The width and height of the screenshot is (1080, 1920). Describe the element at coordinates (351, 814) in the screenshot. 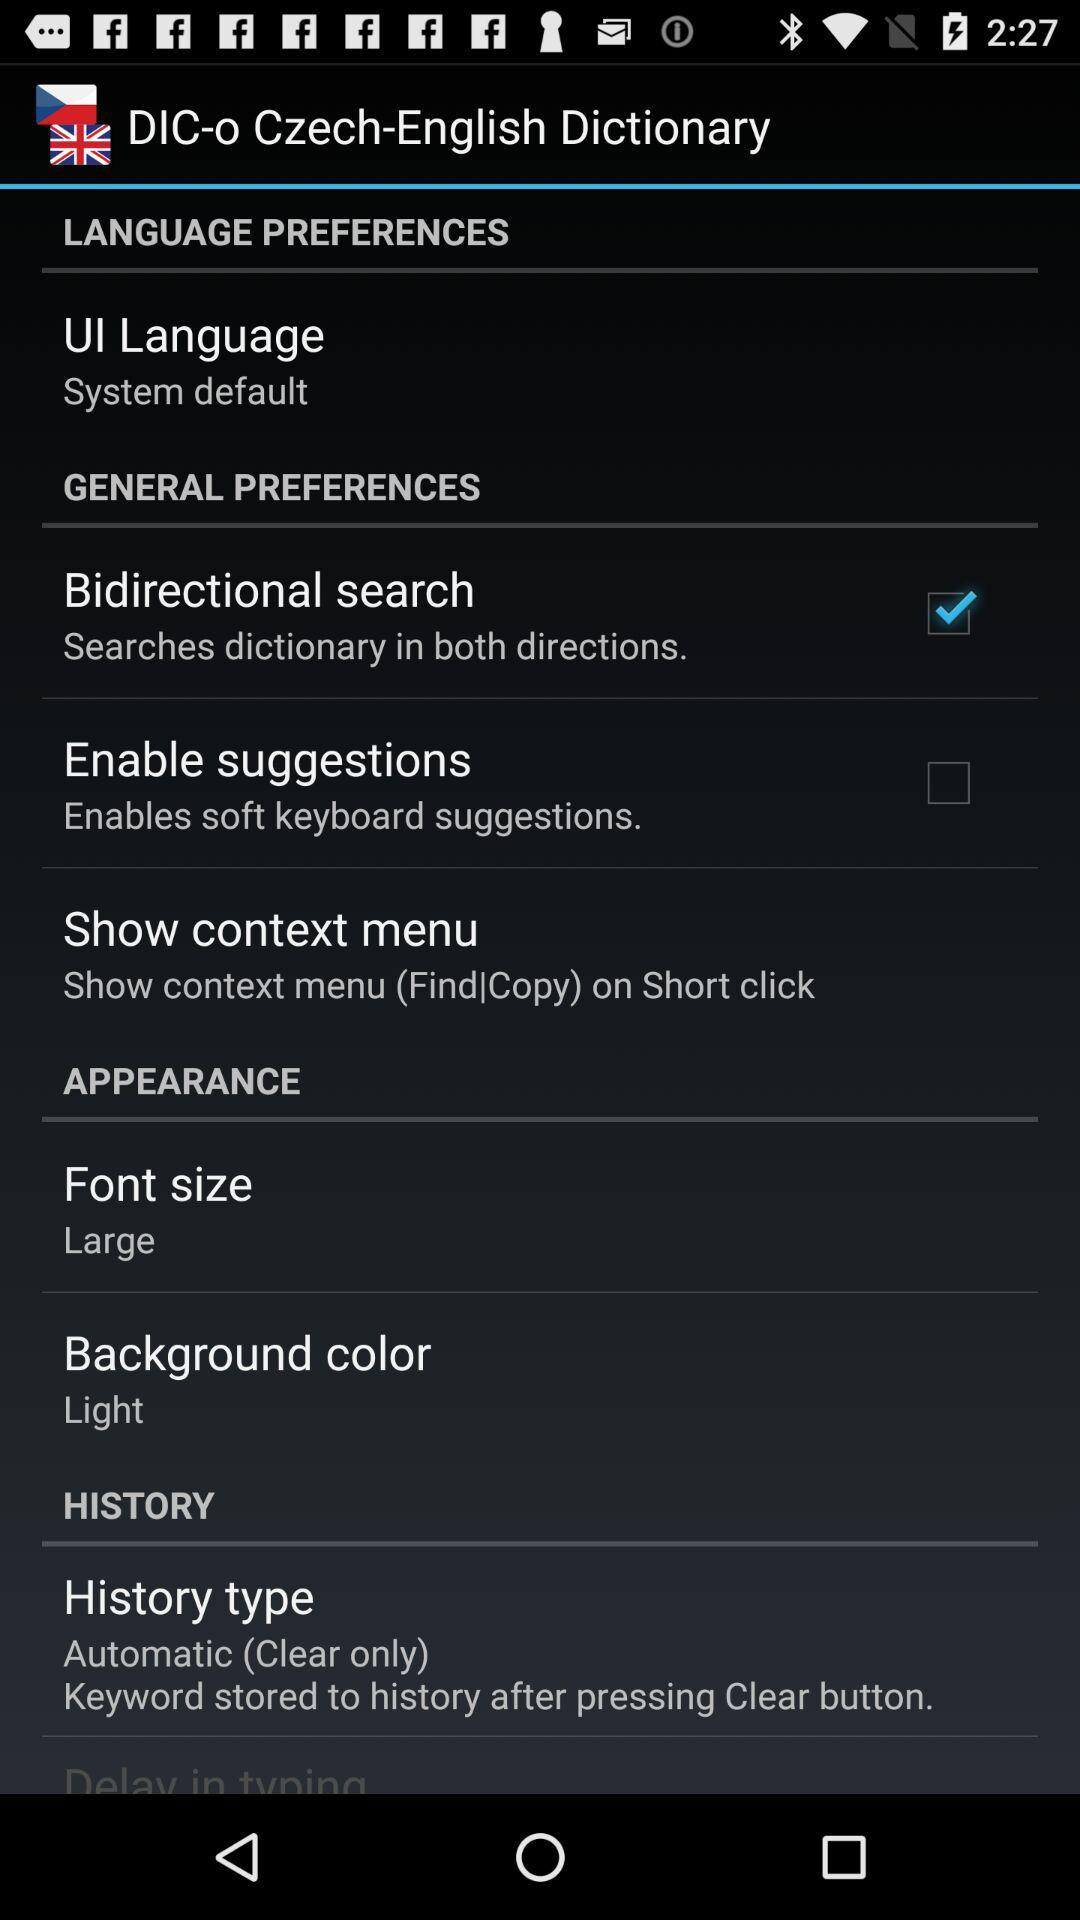

I see `the enables soft keyboard` at that location.